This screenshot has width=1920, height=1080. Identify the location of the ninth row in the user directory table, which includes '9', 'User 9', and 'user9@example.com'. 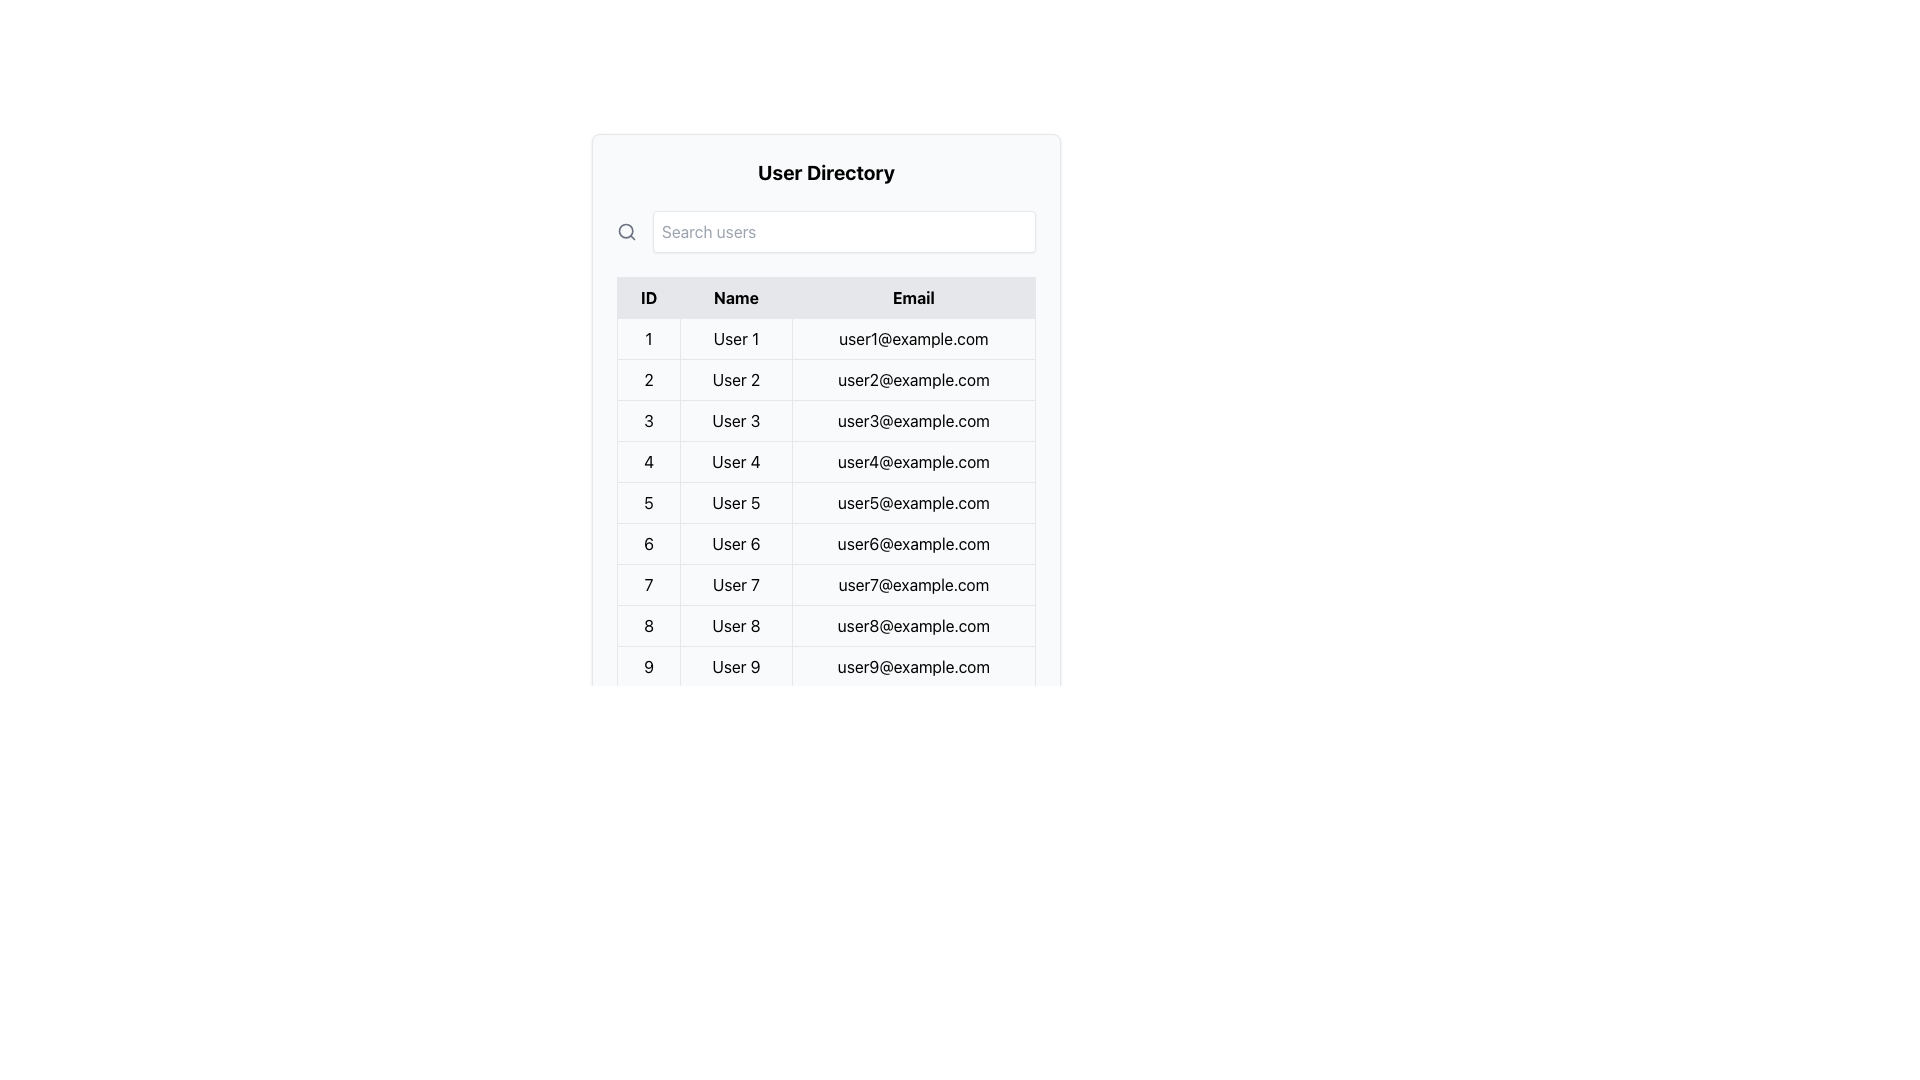
(826, 667).